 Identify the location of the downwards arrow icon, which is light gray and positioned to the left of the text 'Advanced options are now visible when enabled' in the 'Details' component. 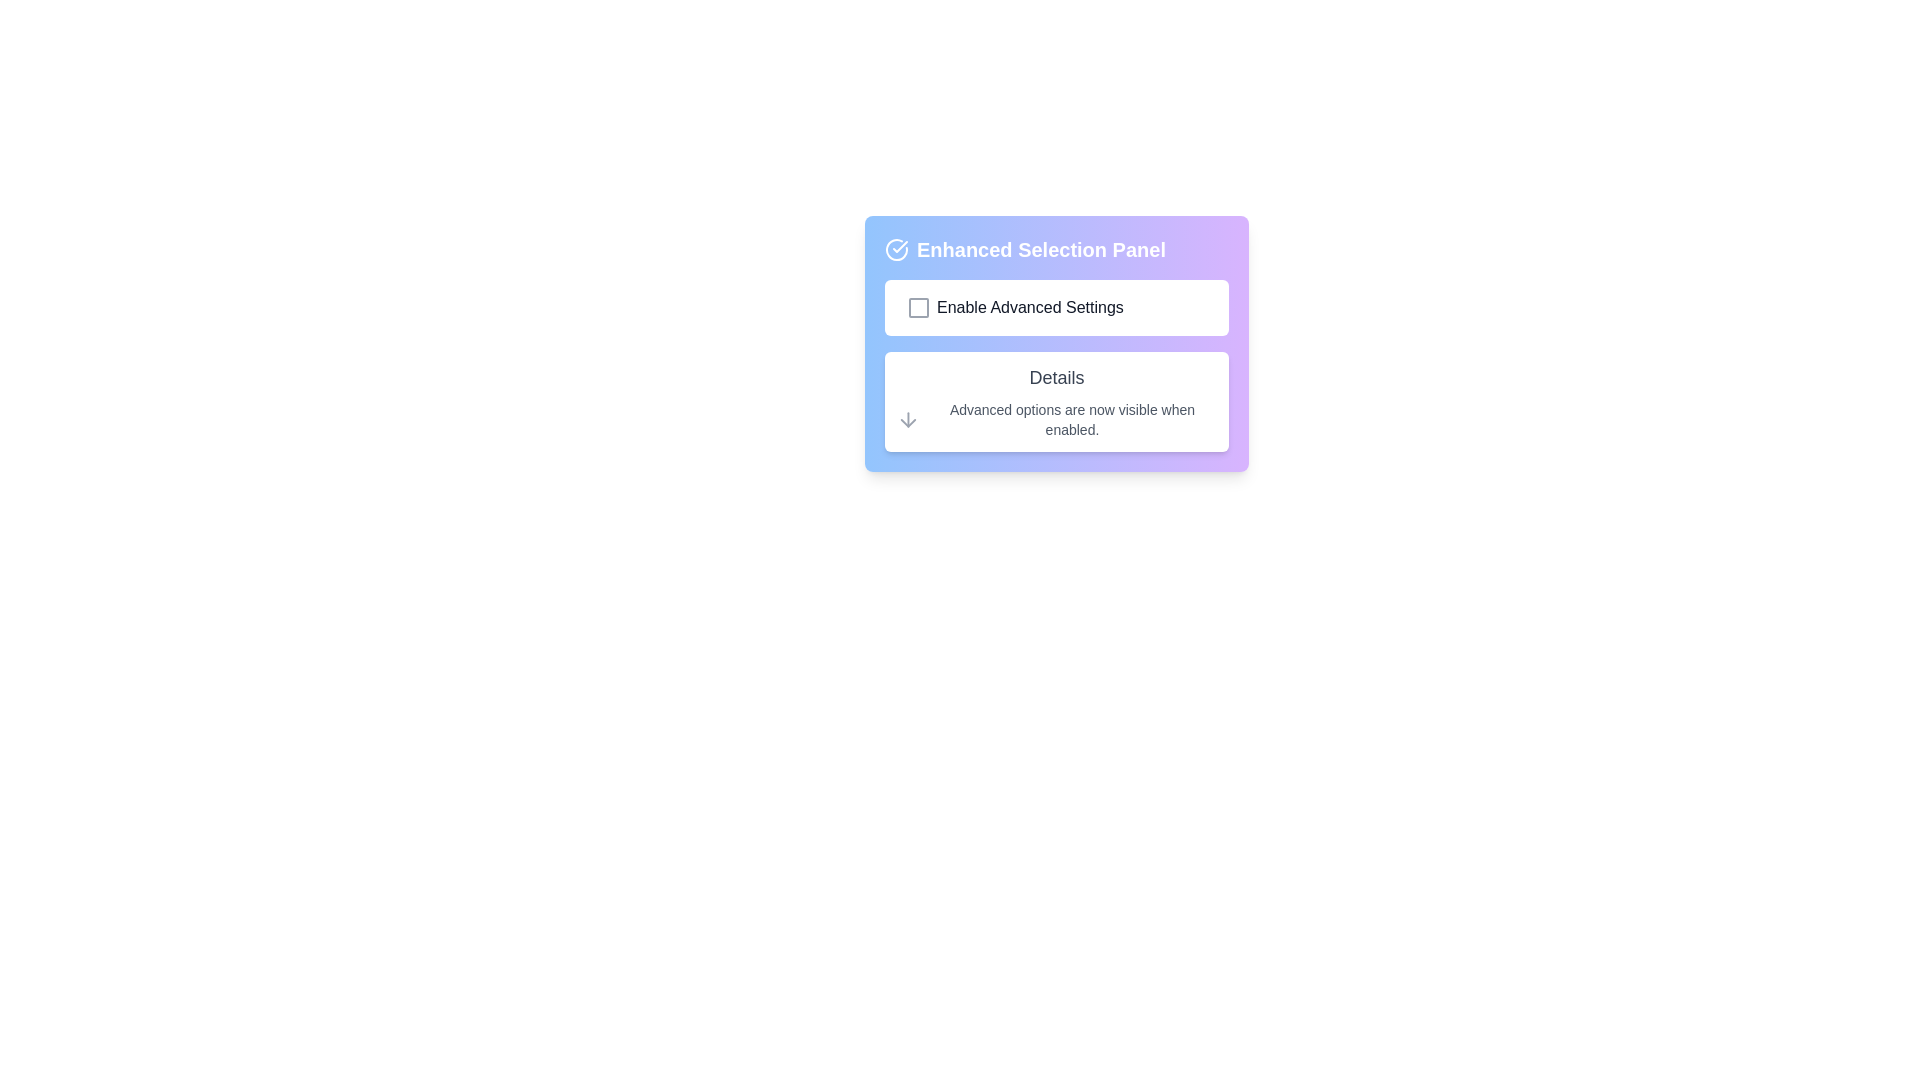
(907, 419).